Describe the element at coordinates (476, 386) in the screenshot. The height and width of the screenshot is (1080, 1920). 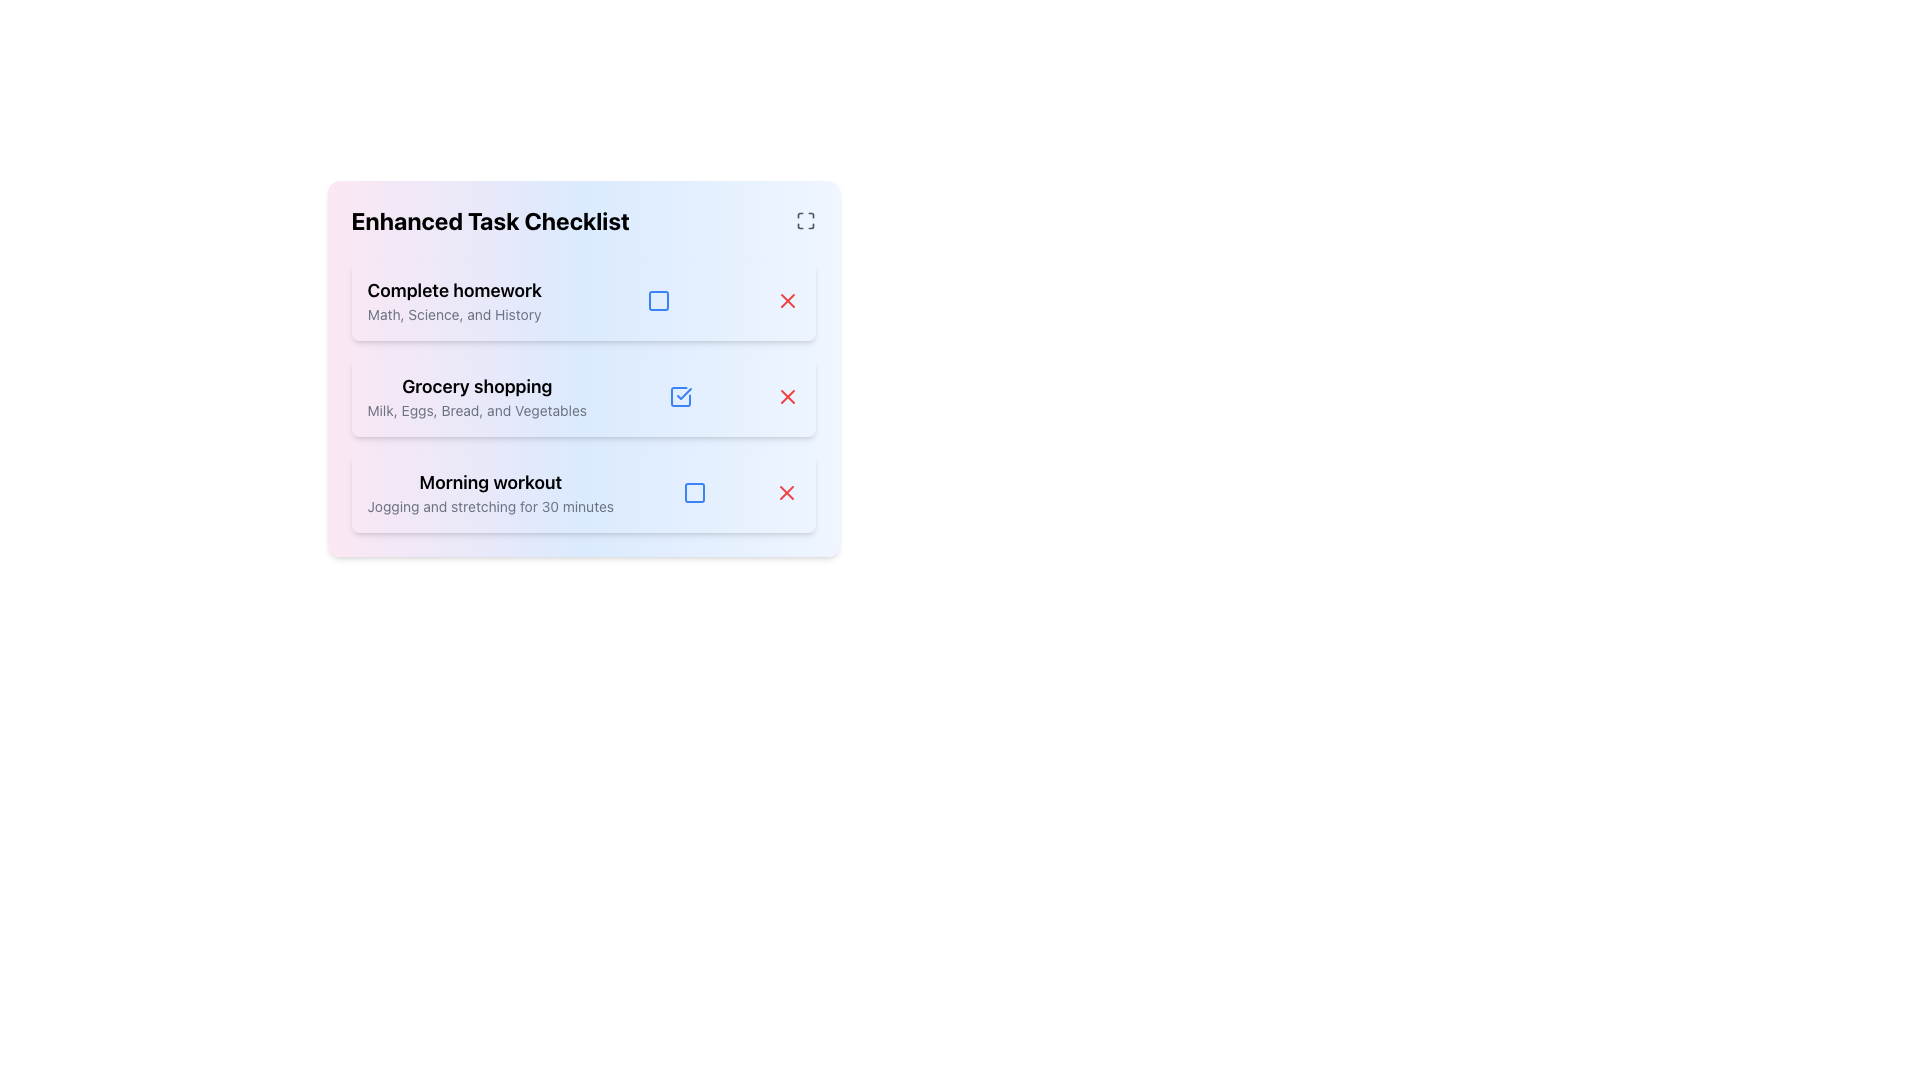
I see `the 'Grocery shopping' text label, which is styled with a bolded and larger font, located in the middle section of the checklist card between 'Complete homework' and 'Morning workout'` at that location.